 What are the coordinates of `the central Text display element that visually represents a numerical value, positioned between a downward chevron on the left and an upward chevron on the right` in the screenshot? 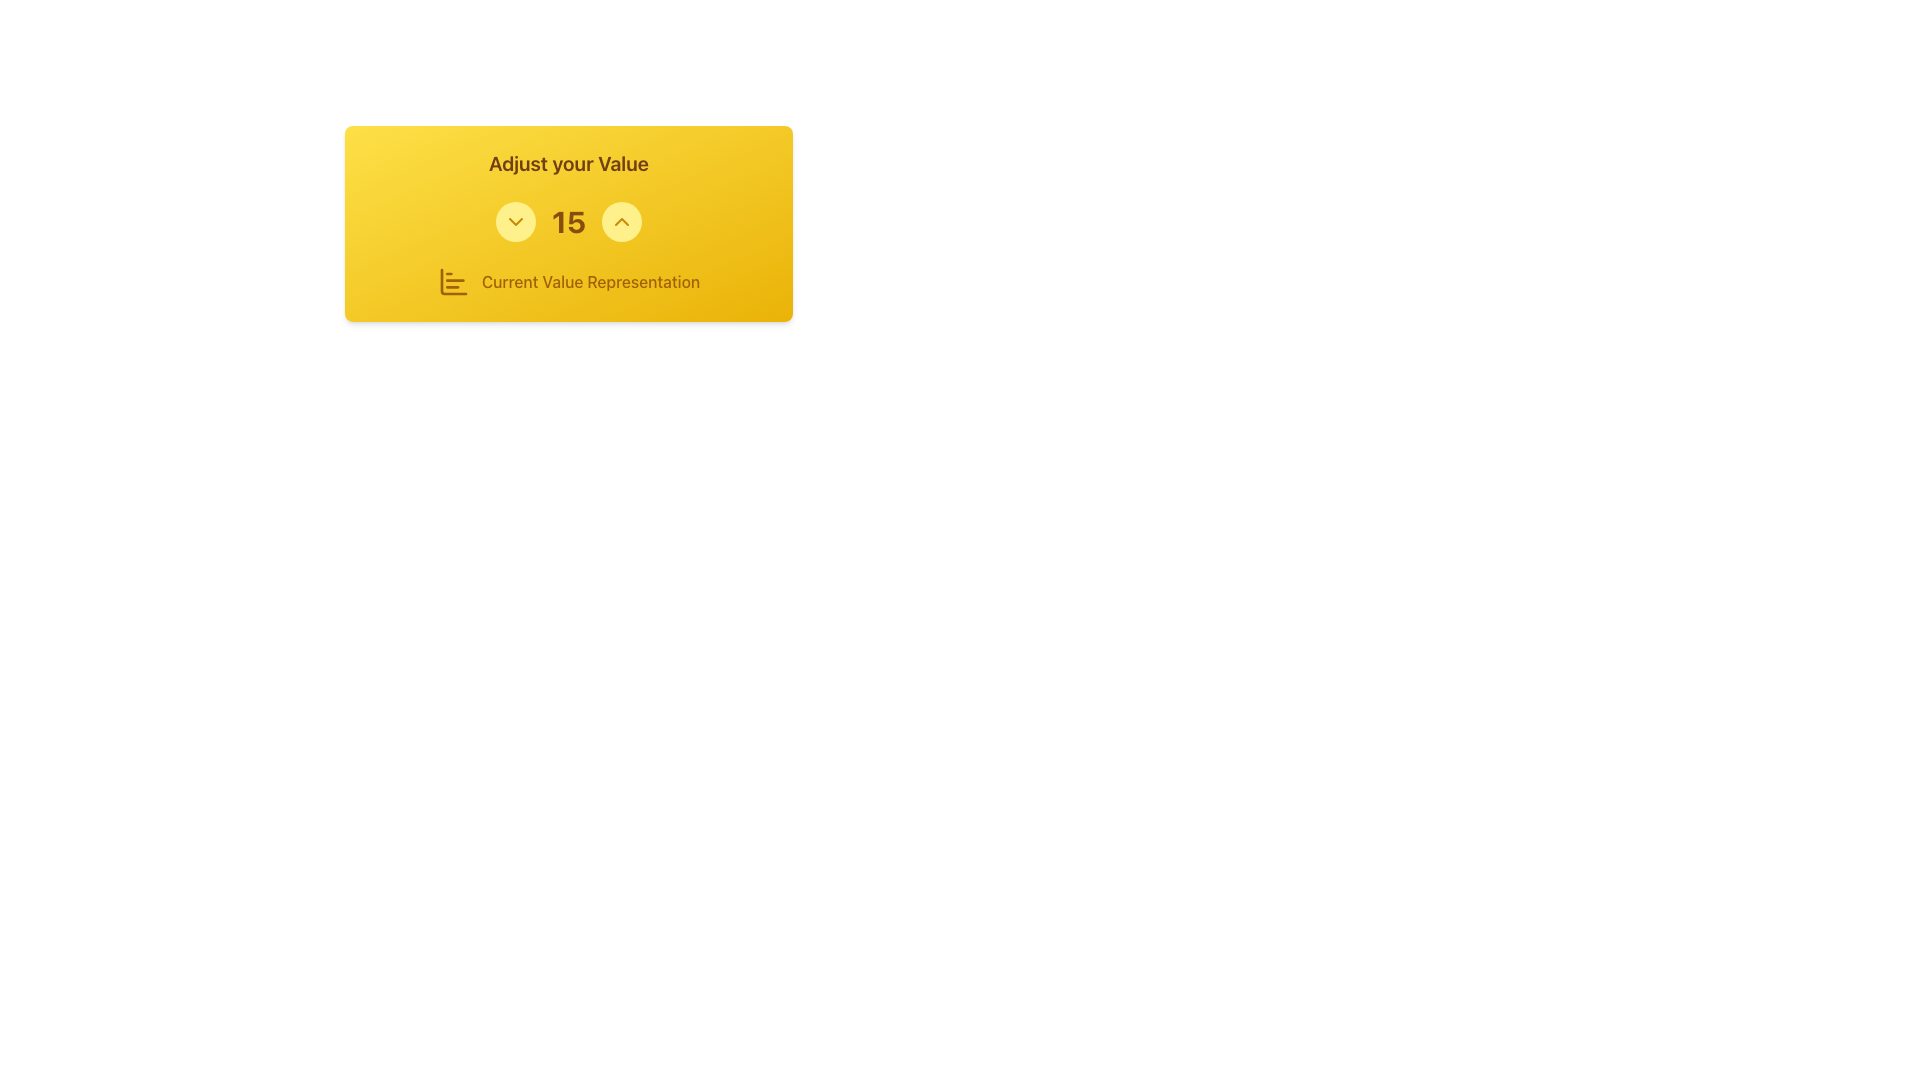 It's located at (567, 222).